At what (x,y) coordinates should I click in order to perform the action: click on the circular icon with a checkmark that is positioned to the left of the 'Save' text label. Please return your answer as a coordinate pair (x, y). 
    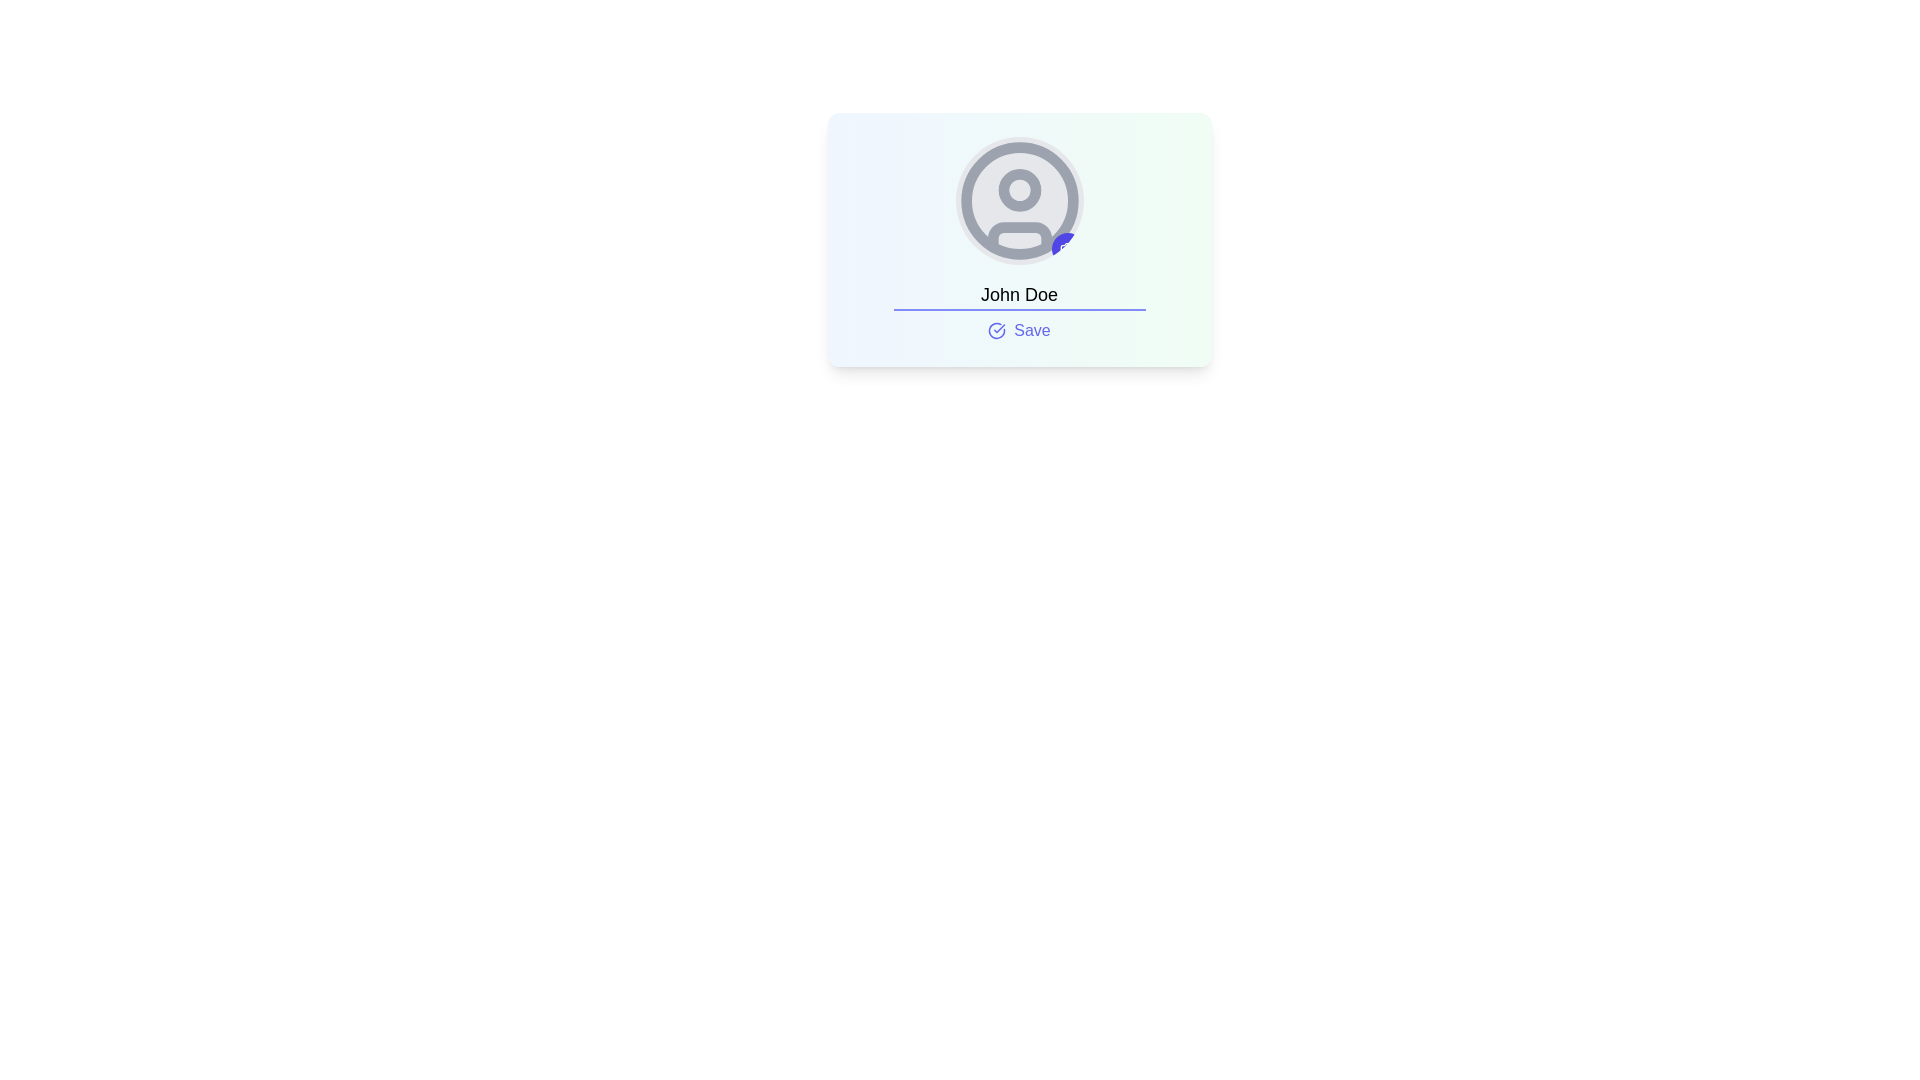
    Looking at the image, I should click on (997, 330).